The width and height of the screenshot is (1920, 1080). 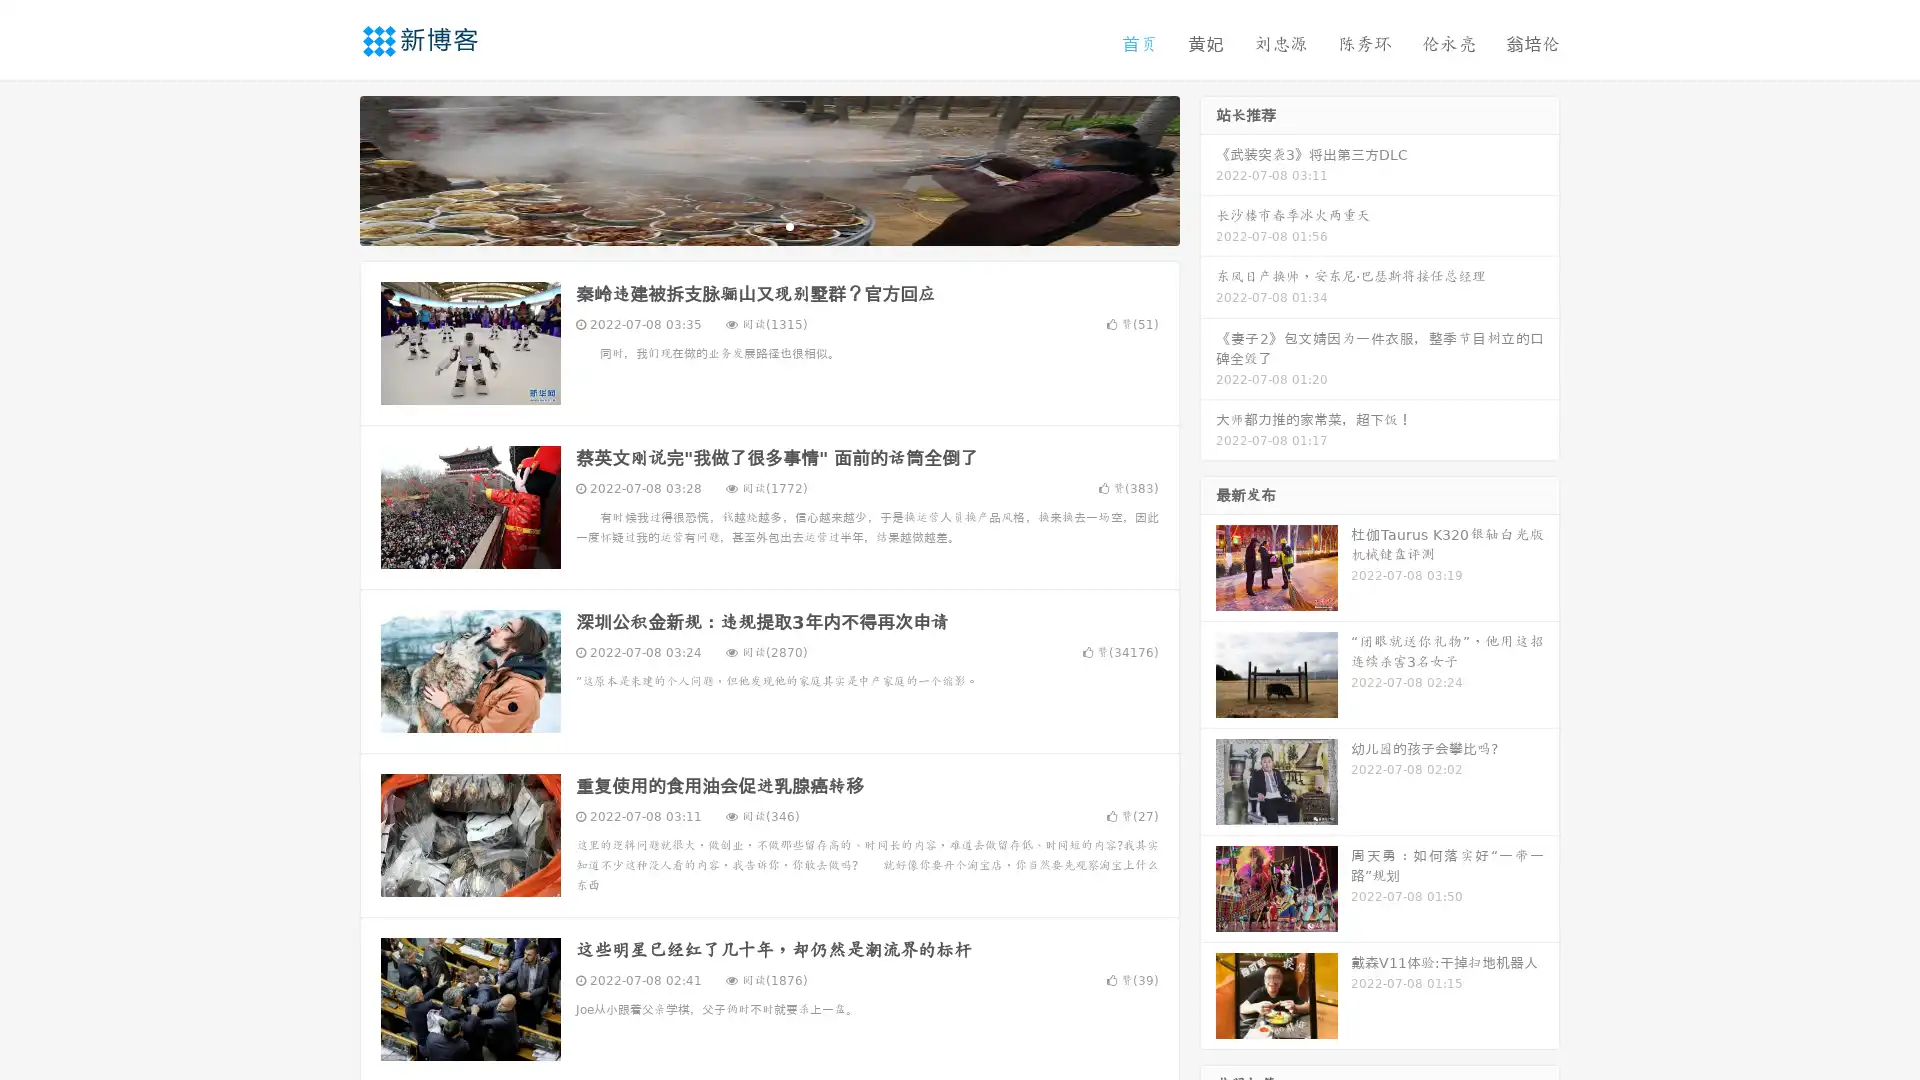 I want to click on Next slide, so click(x=1208, y=168).